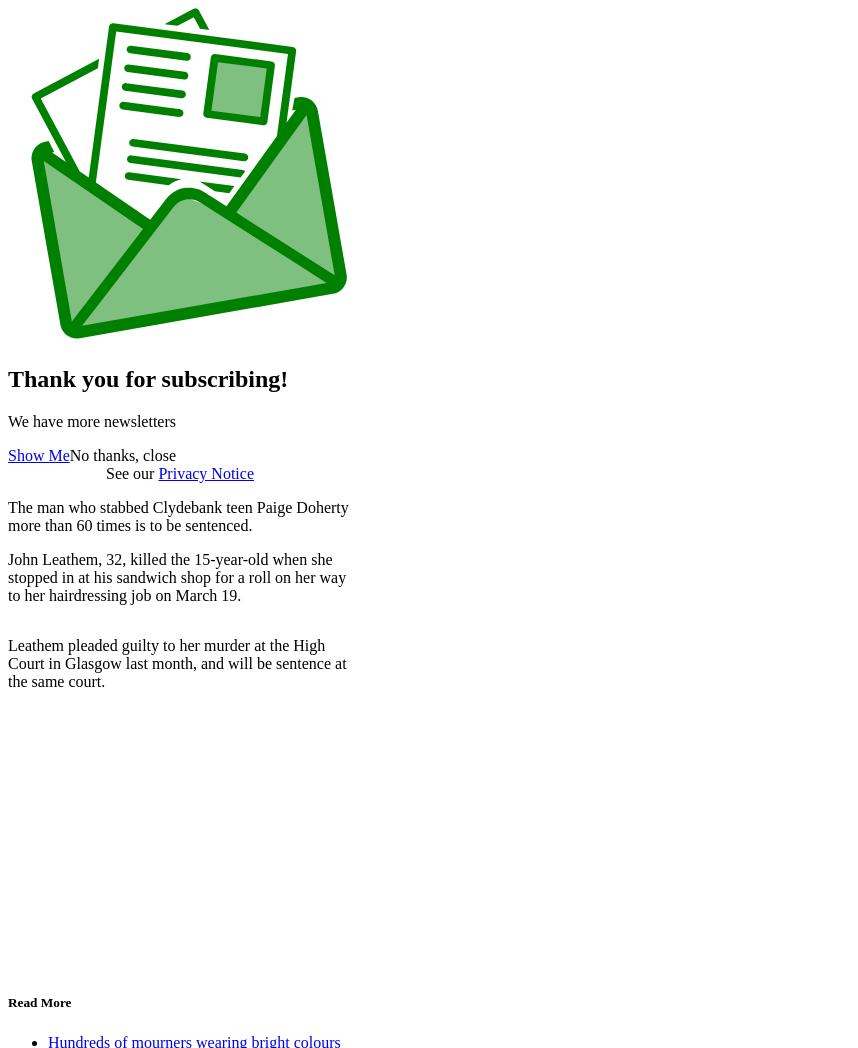 Image resolution: width=858 pixels, height=1048 pixels. What do you see at coordinates (91, 421) in the screenshot?
I see `'We have more newsletters'` at bounding box center [91, 421].